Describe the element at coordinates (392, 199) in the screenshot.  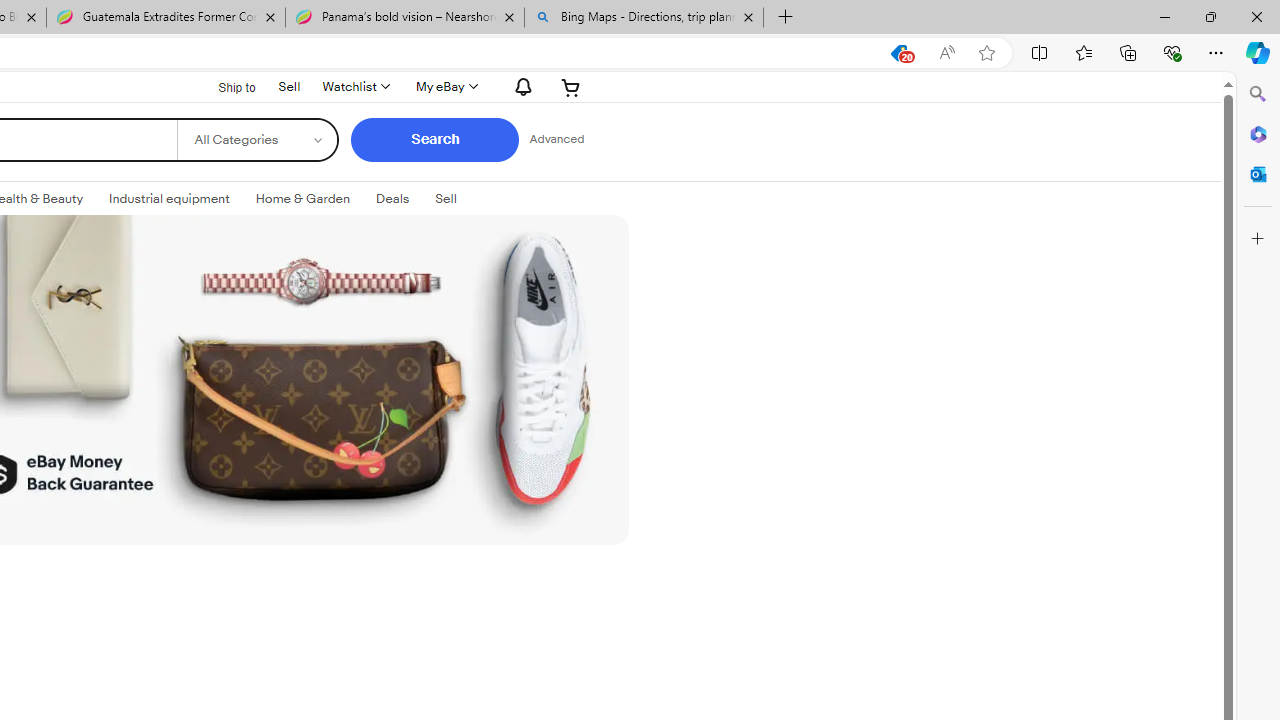
I see `'Deals'` at that location.